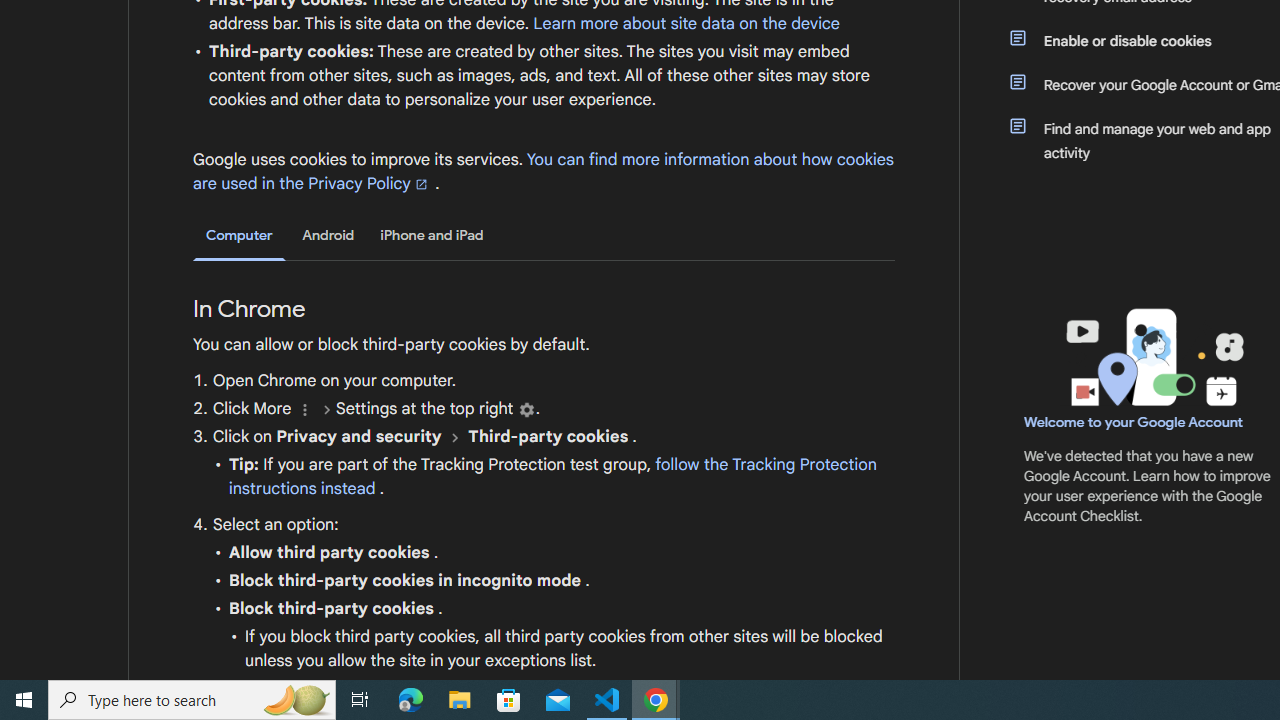  I want to click on 'Learning Center home page image', so click(1152, 356).